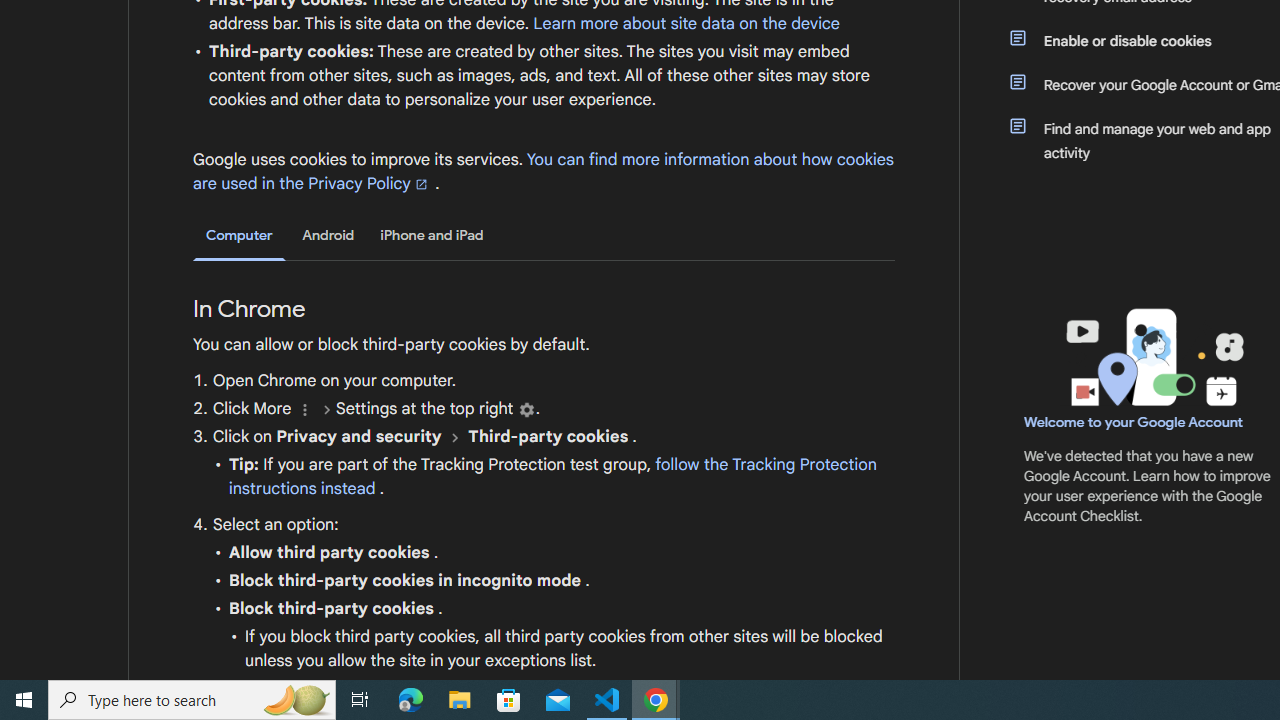  I want to click on 'Learning Center home page image', so click(1152, 356).